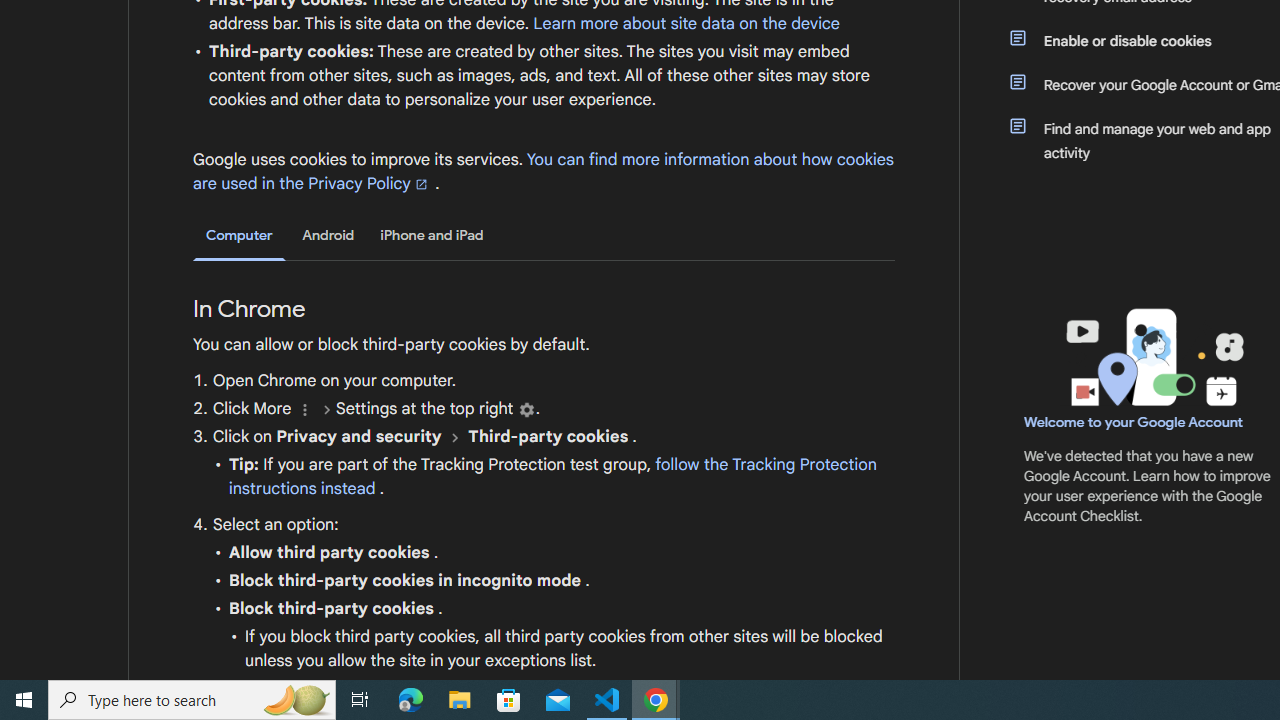  I want to click on 'Learning Center home page image', so click(1152, 356).